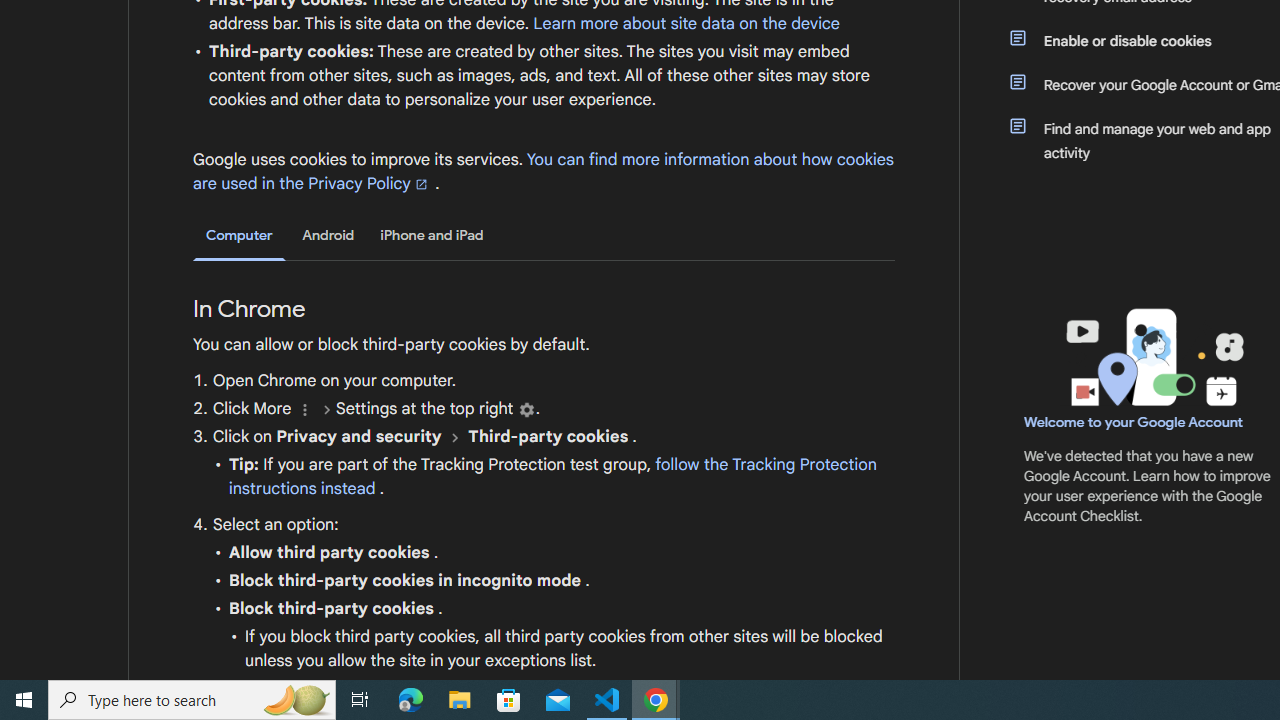  I want to click on 'Learning Center home page image', so click(1152, 356).